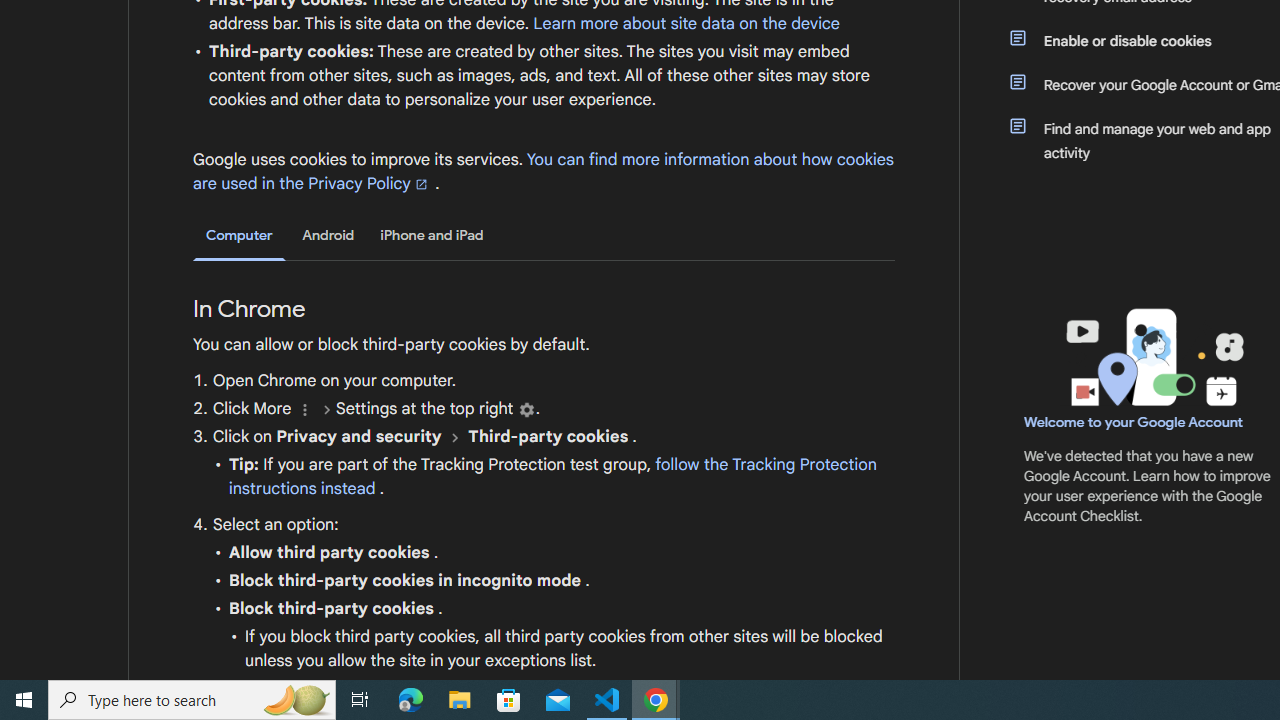  I want to click on 'Learning Center home page image', so click(1152, 356).